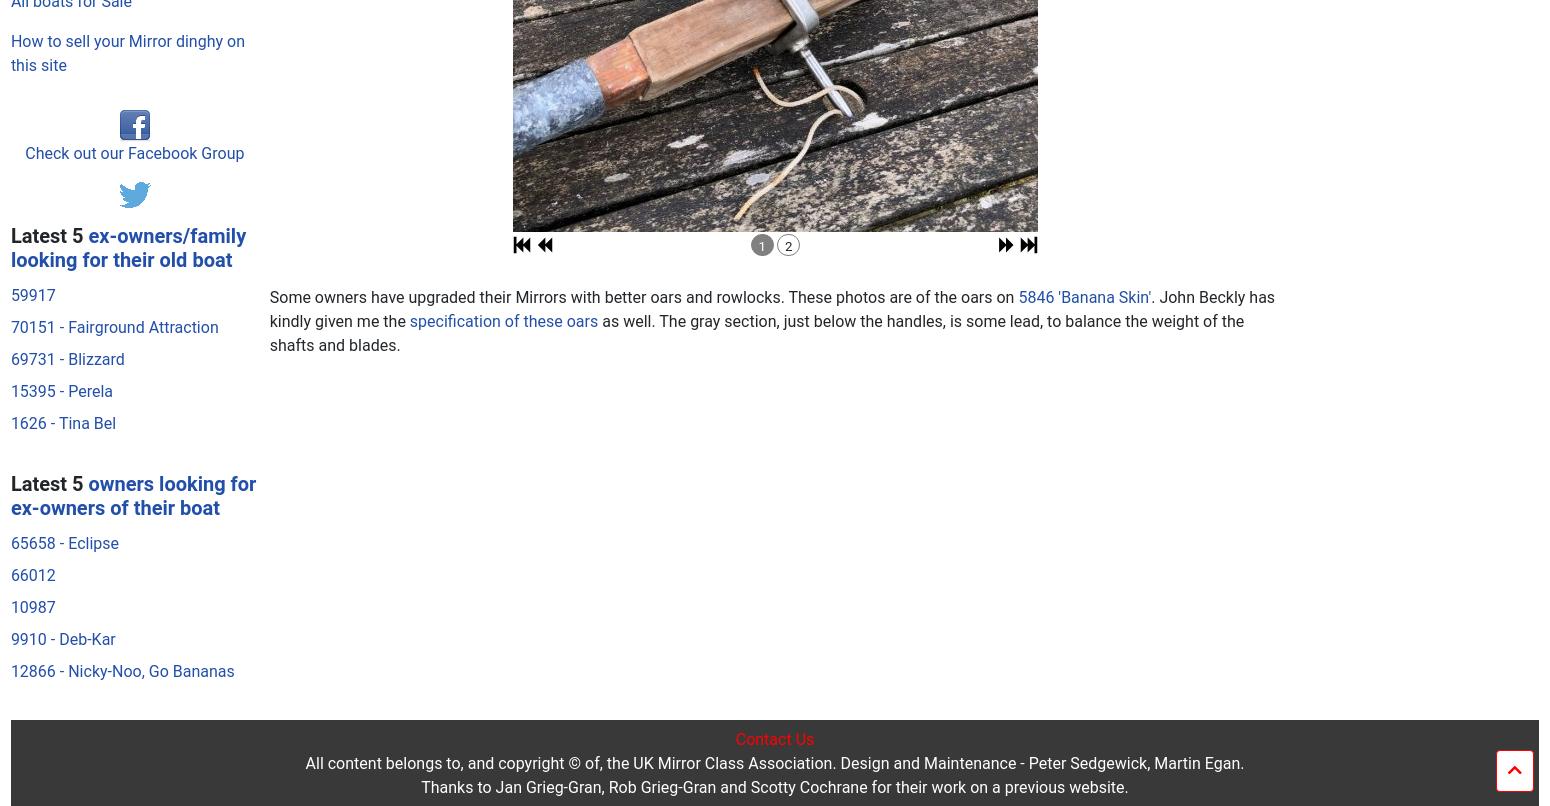 Image resolution: width=1550 pixels, height=806 pixels. Describe the element at coordinates (774, 374) in the screenshot. I see `'All content belongs to, and copyright © of, the UK Mirror Class Association. Design and Maintenance - Peter Sedgewick, Martin Egan.'` at that location.